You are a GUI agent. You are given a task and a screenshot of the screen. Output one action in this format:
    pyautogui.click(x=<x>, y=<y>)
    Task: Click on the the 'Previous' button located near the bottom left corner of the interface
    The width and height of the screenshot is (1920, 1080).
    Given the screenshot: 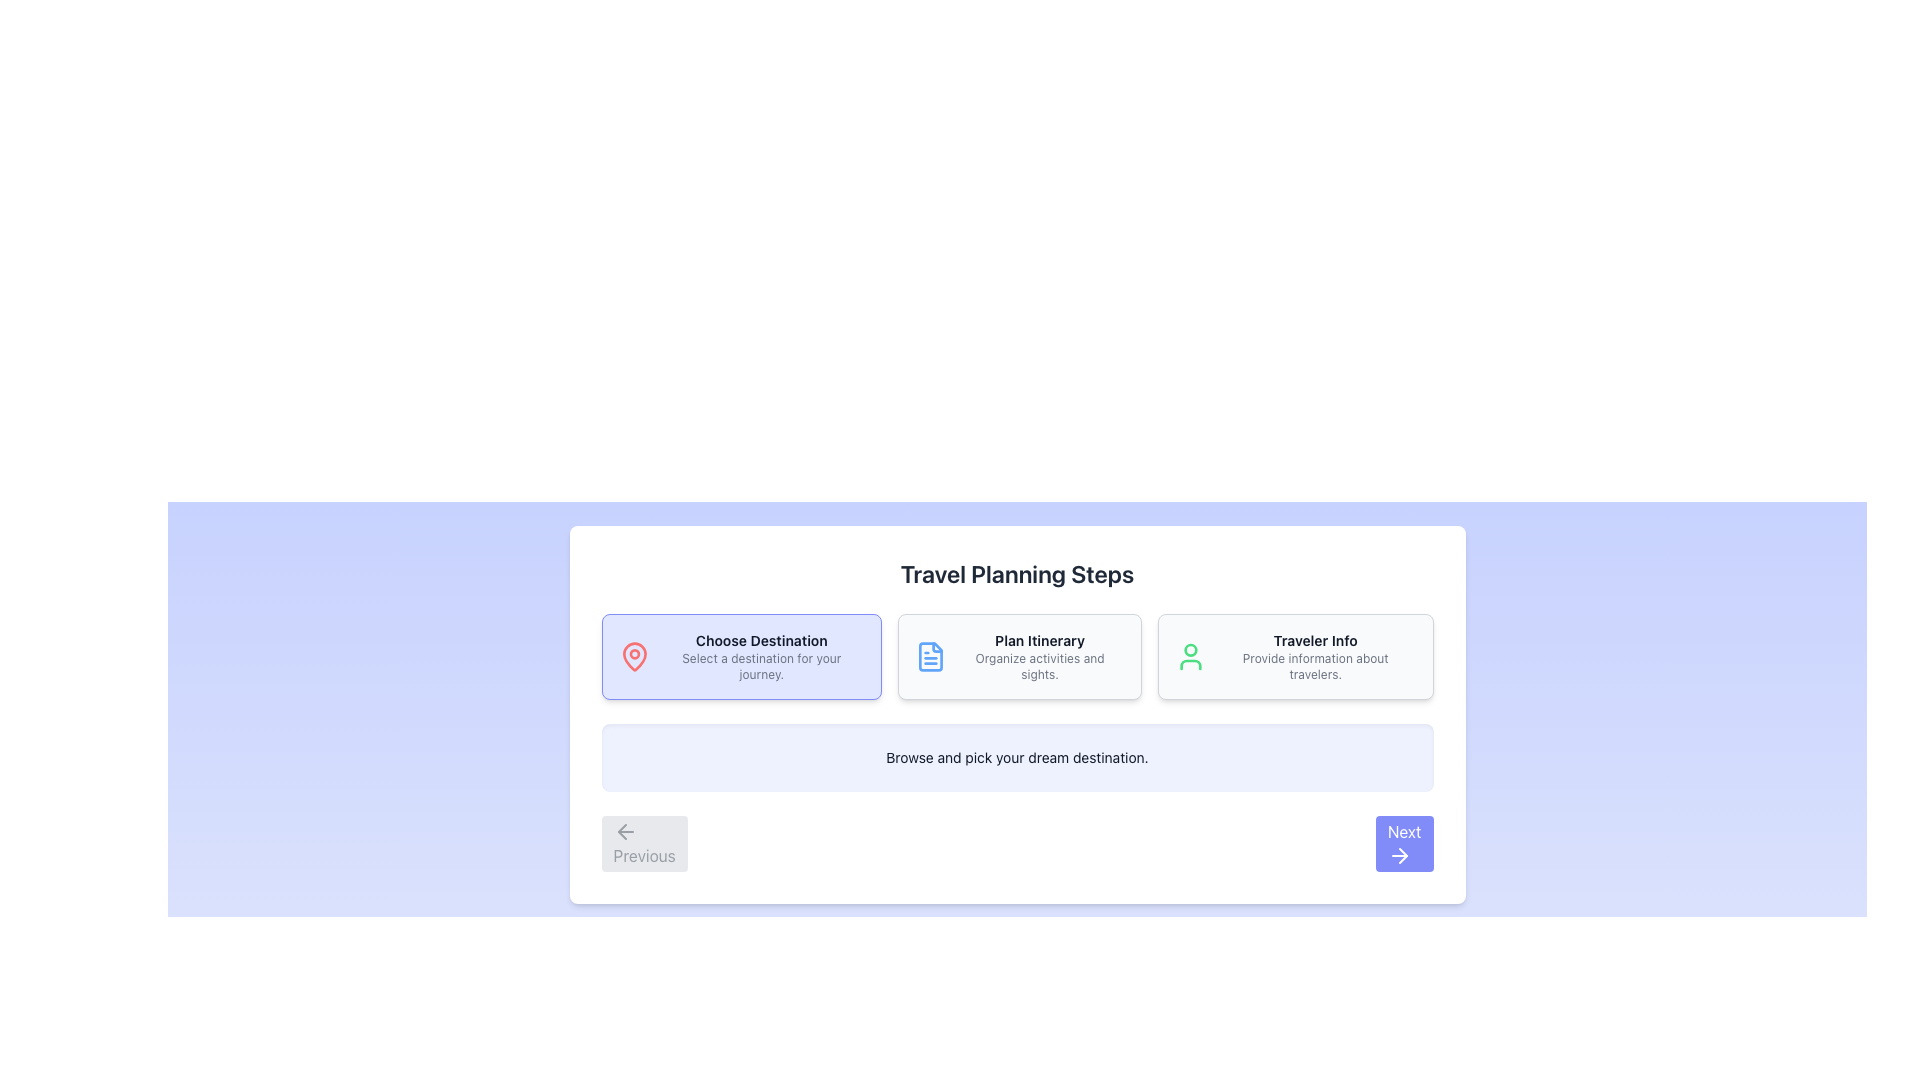 What is the action you would take?
    pyautogui.click(x=644, y=844)
    